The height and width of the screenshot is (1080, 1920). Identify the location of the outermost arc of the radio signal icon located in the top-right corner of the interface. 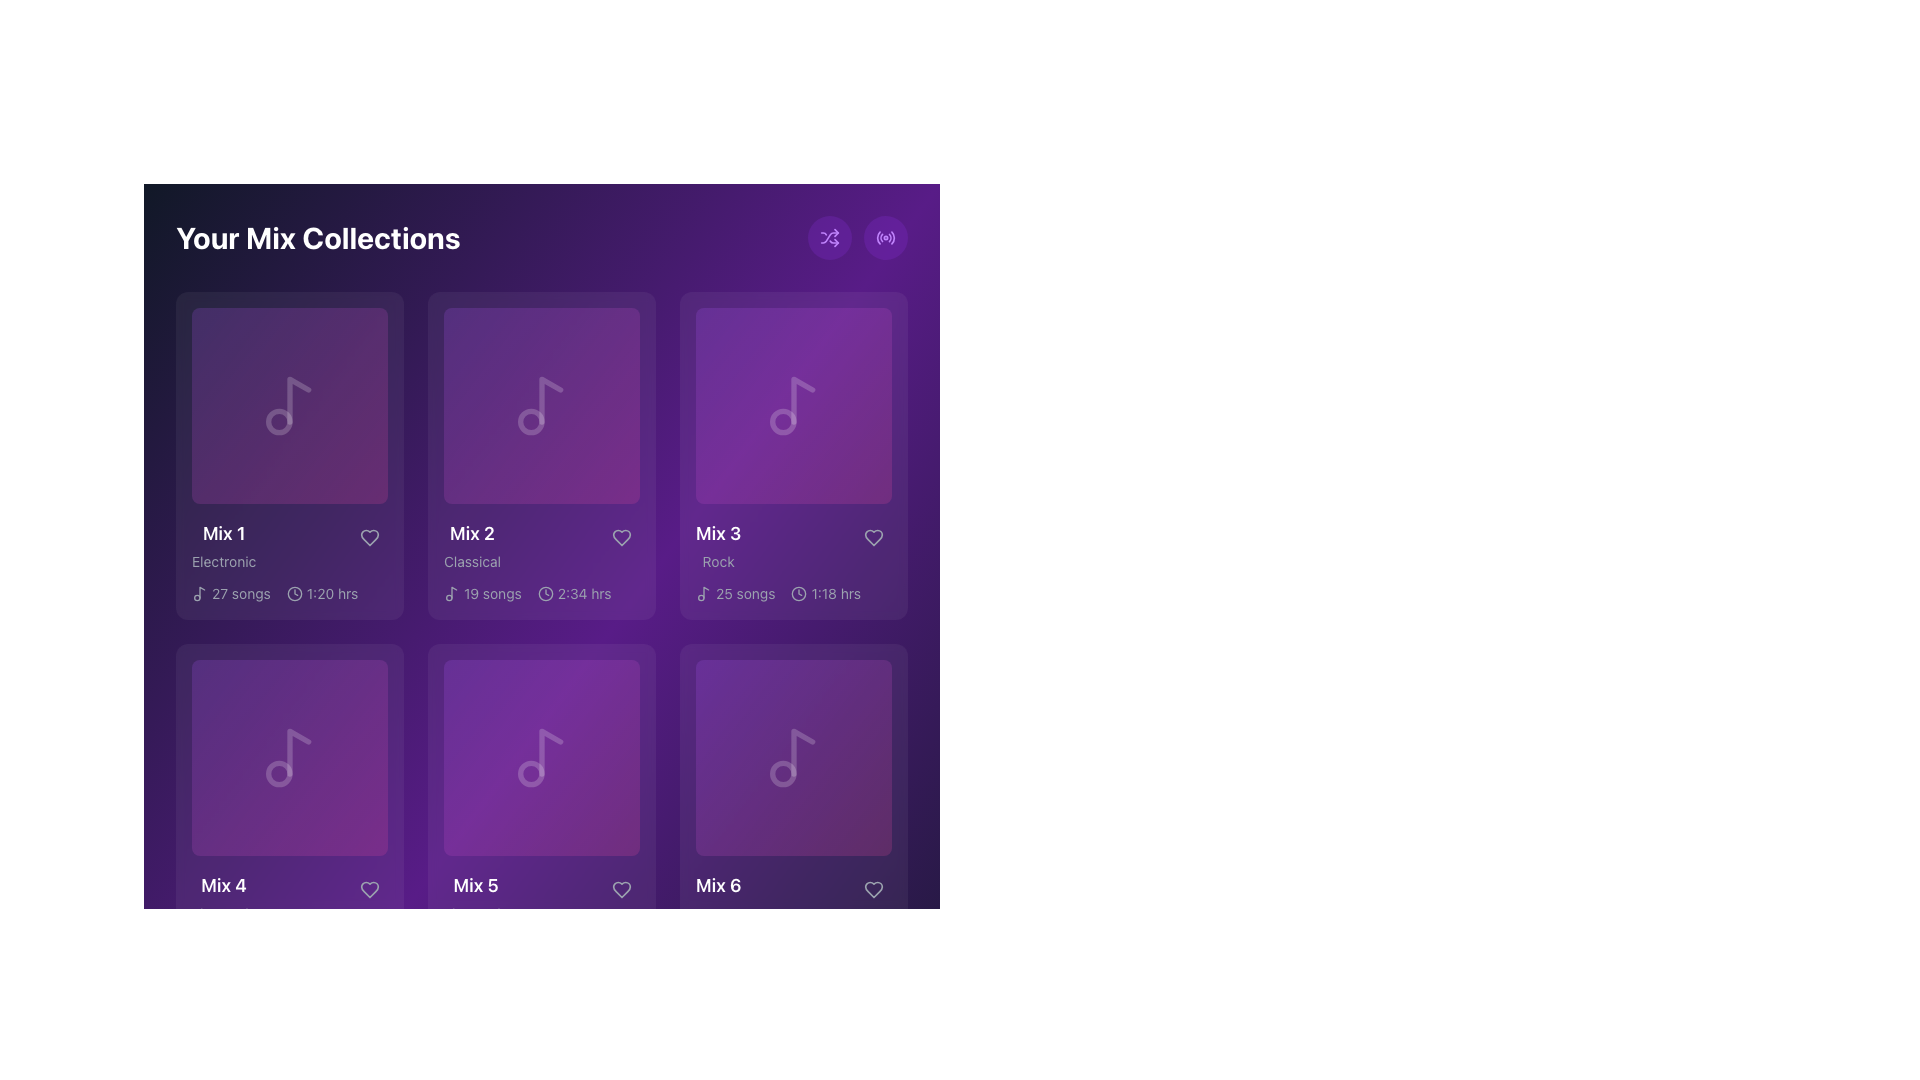
(878, 237).